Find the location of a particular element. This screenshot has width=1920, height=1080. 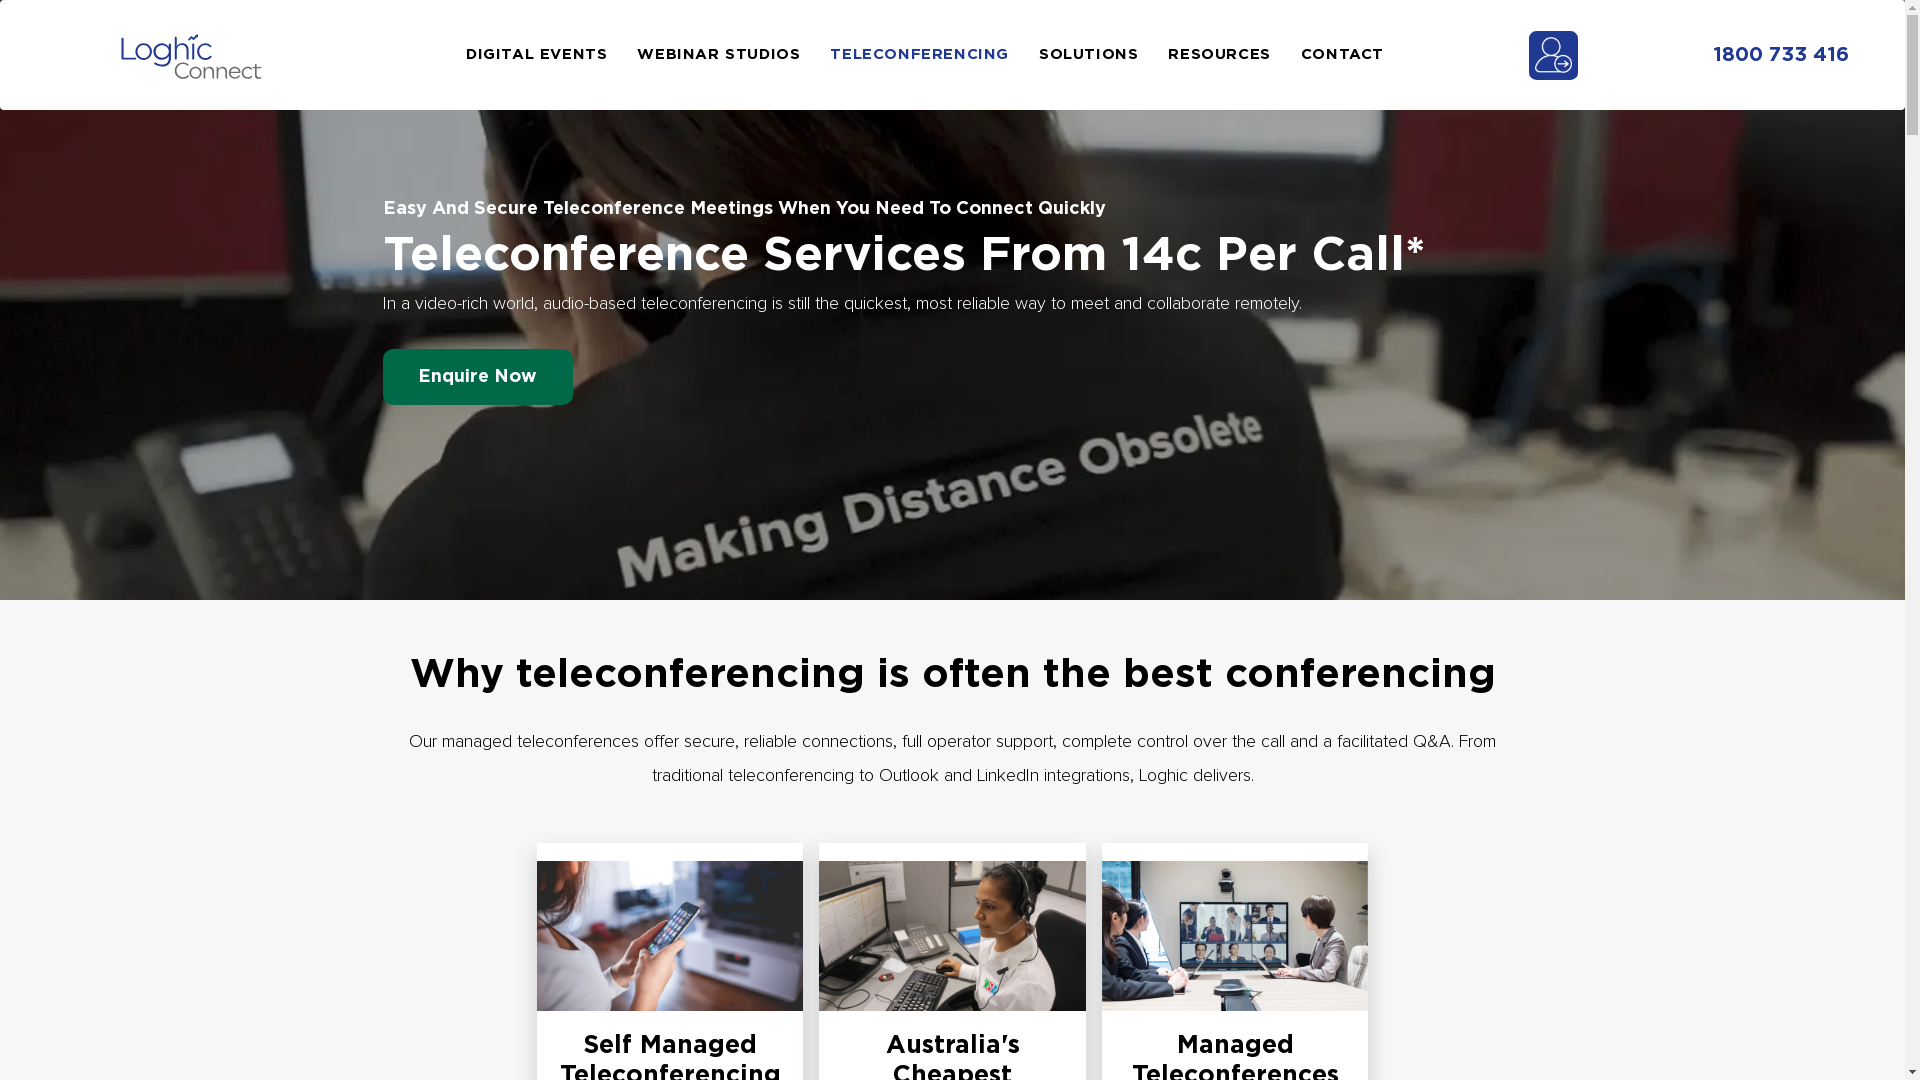

'WEBINAR STUDIOS' is located at coordinates (732, 53).